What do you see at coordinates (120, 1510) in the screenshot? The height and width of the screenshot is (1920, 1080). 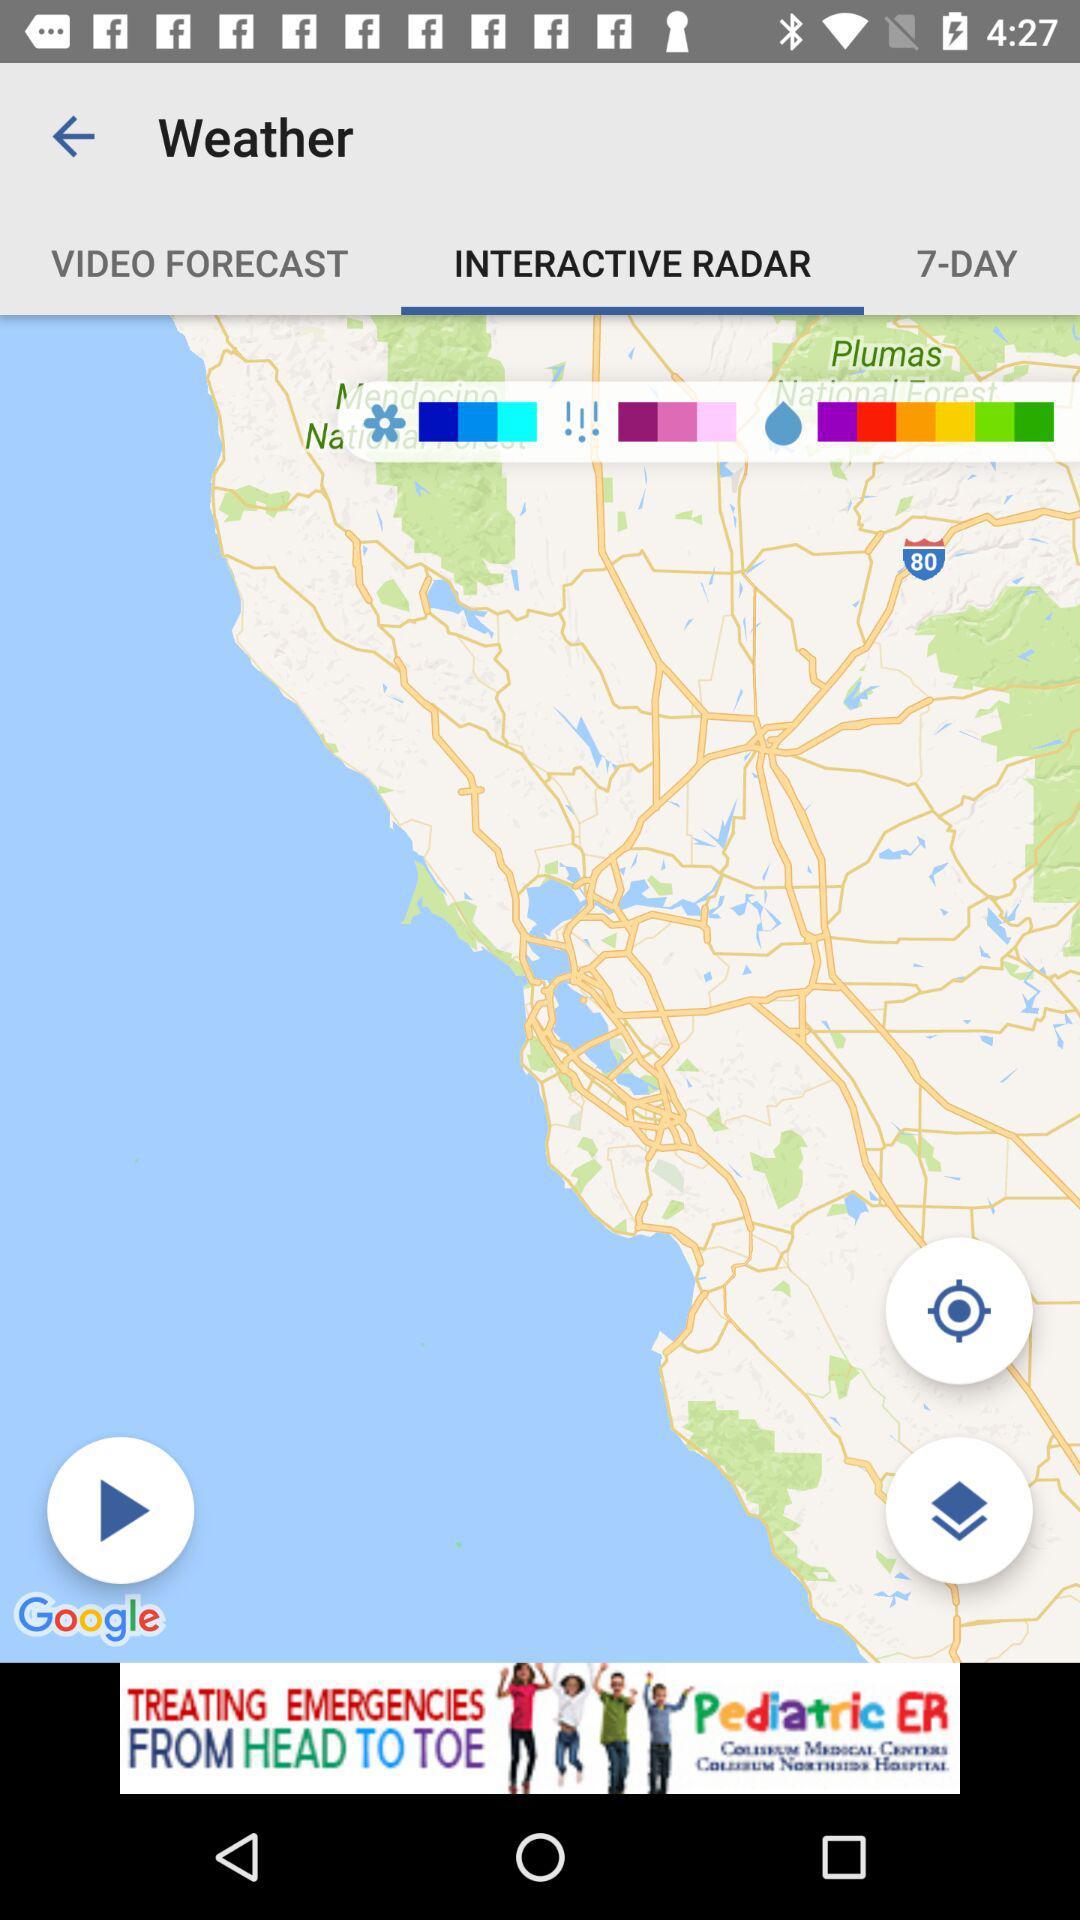 I see `play` at bounding box center [120, 1510].